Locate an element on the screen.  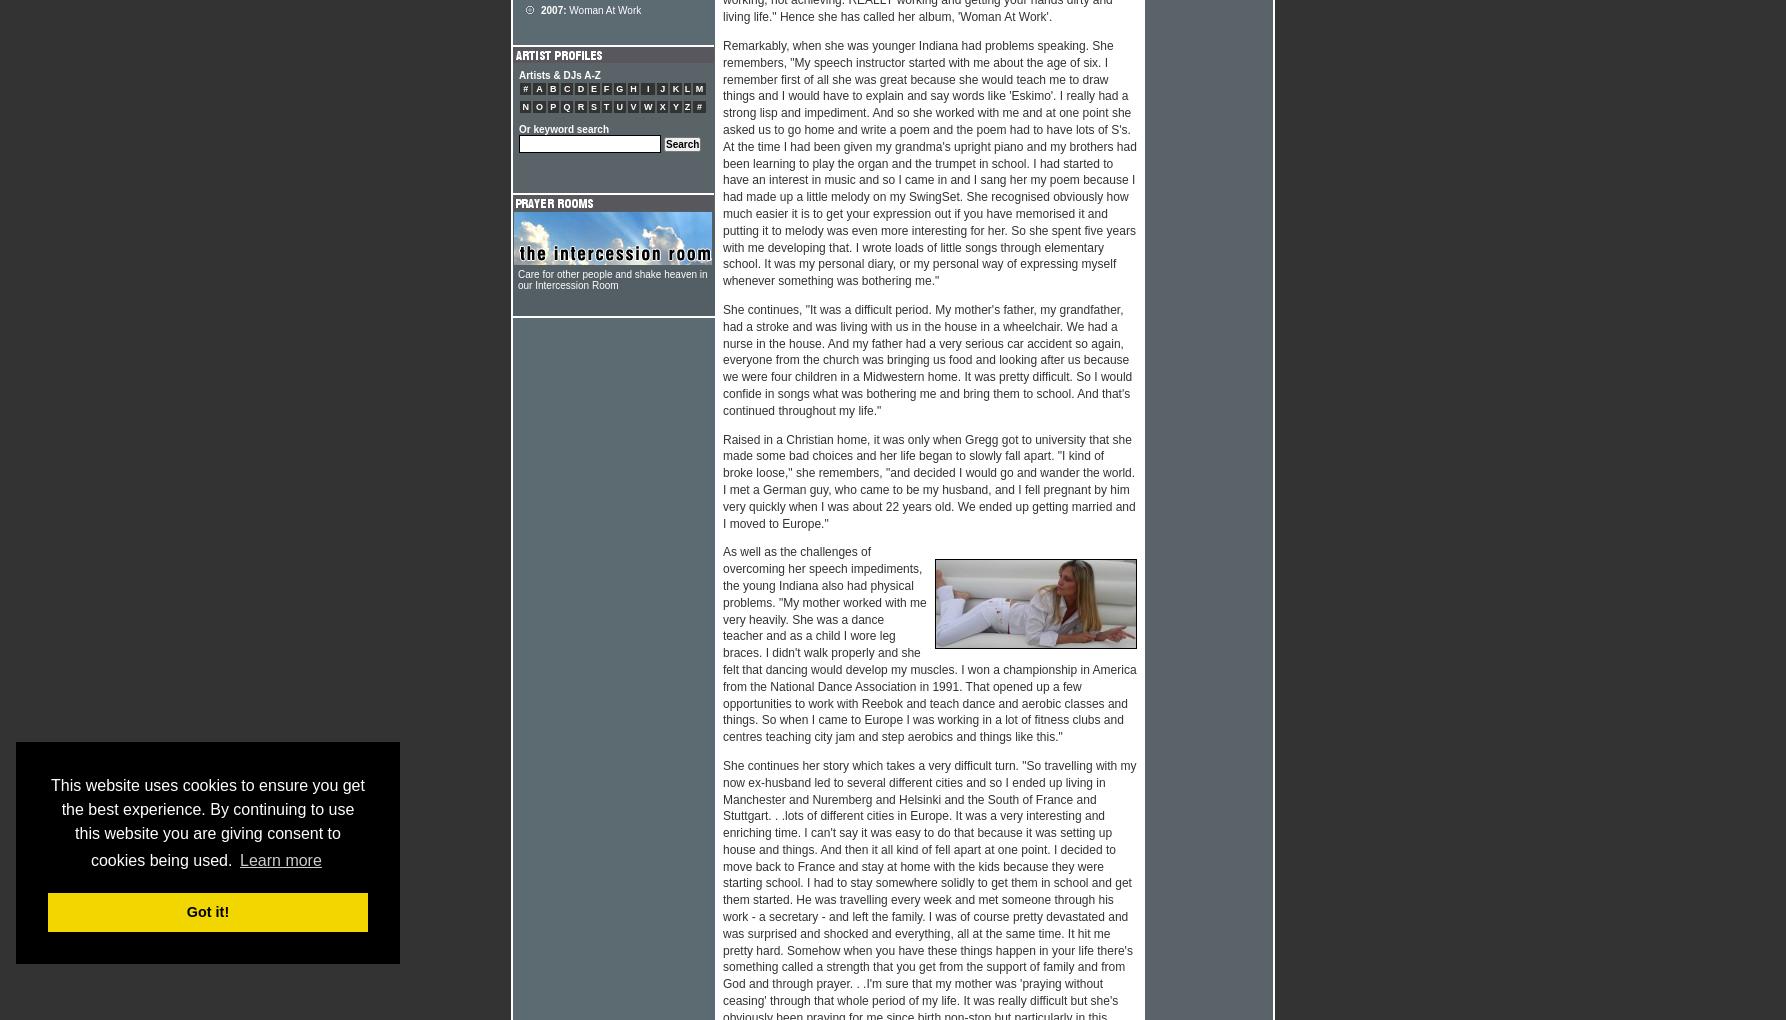
'N' is located at coordinates (524, 104).